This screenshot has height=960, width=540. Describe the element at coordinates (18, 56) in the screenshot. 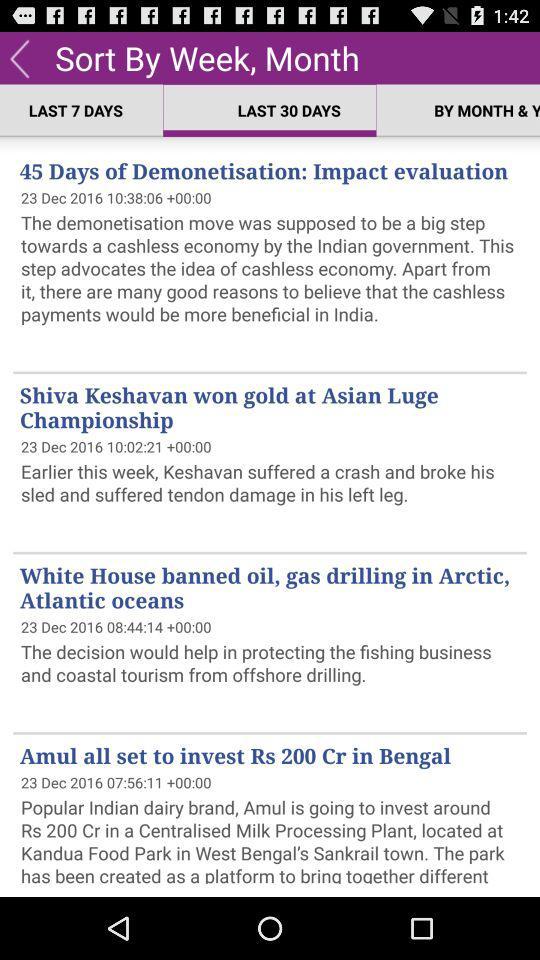

I see `previous` at that location.